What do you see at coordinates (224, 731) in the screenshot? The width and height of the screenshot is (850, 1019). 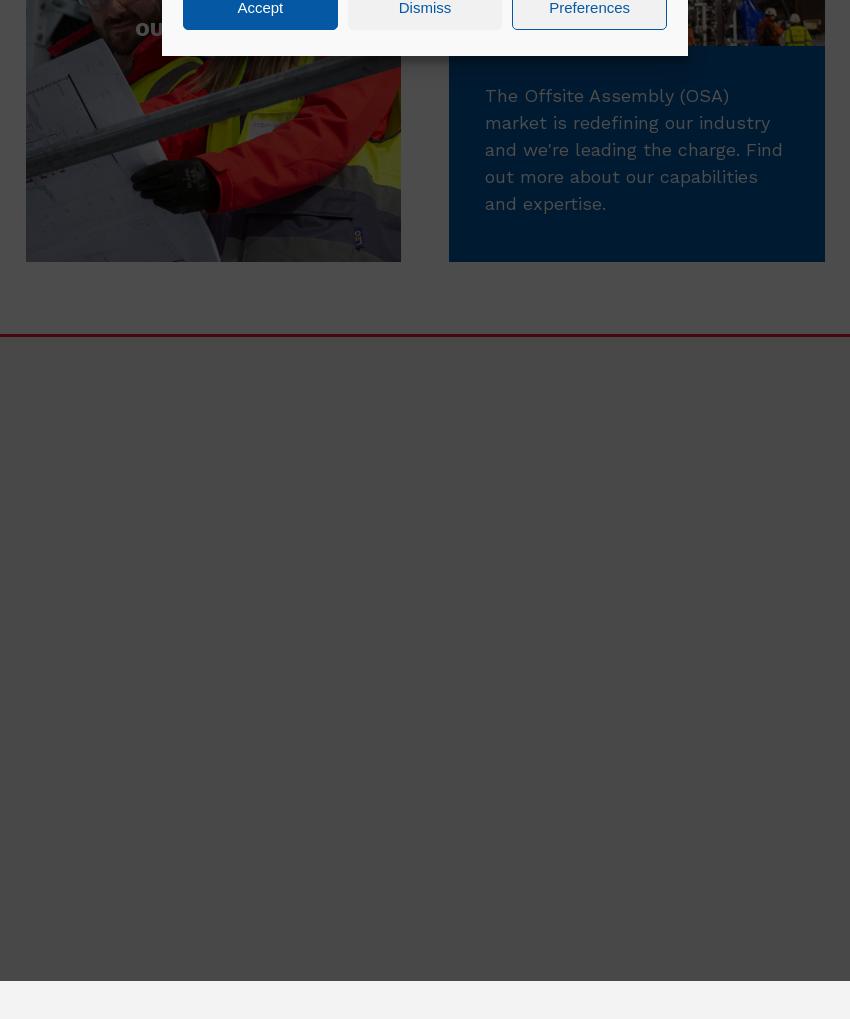 I see `'Emma Brennan'` at bounding box center [224, 731].